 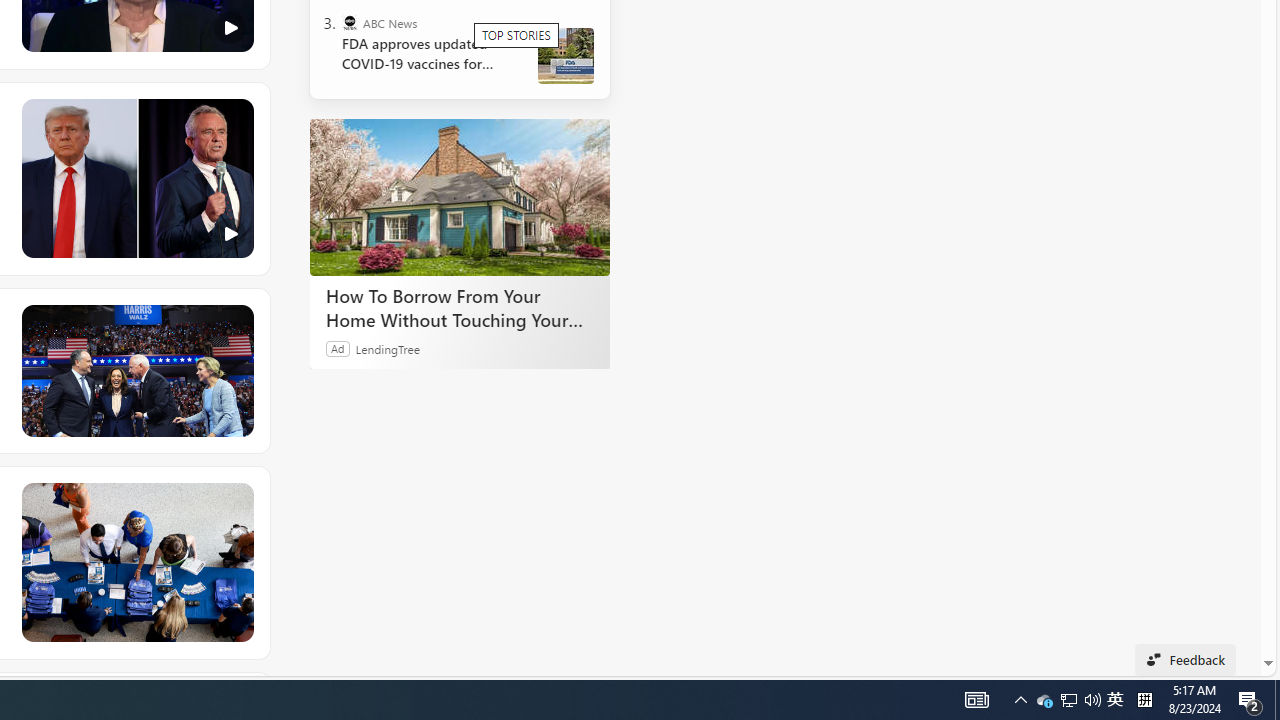 What do you see at coordinates (135, 178) in the screenshot?
I see `'Class: hero-image'` at bounding box center [135, 178].